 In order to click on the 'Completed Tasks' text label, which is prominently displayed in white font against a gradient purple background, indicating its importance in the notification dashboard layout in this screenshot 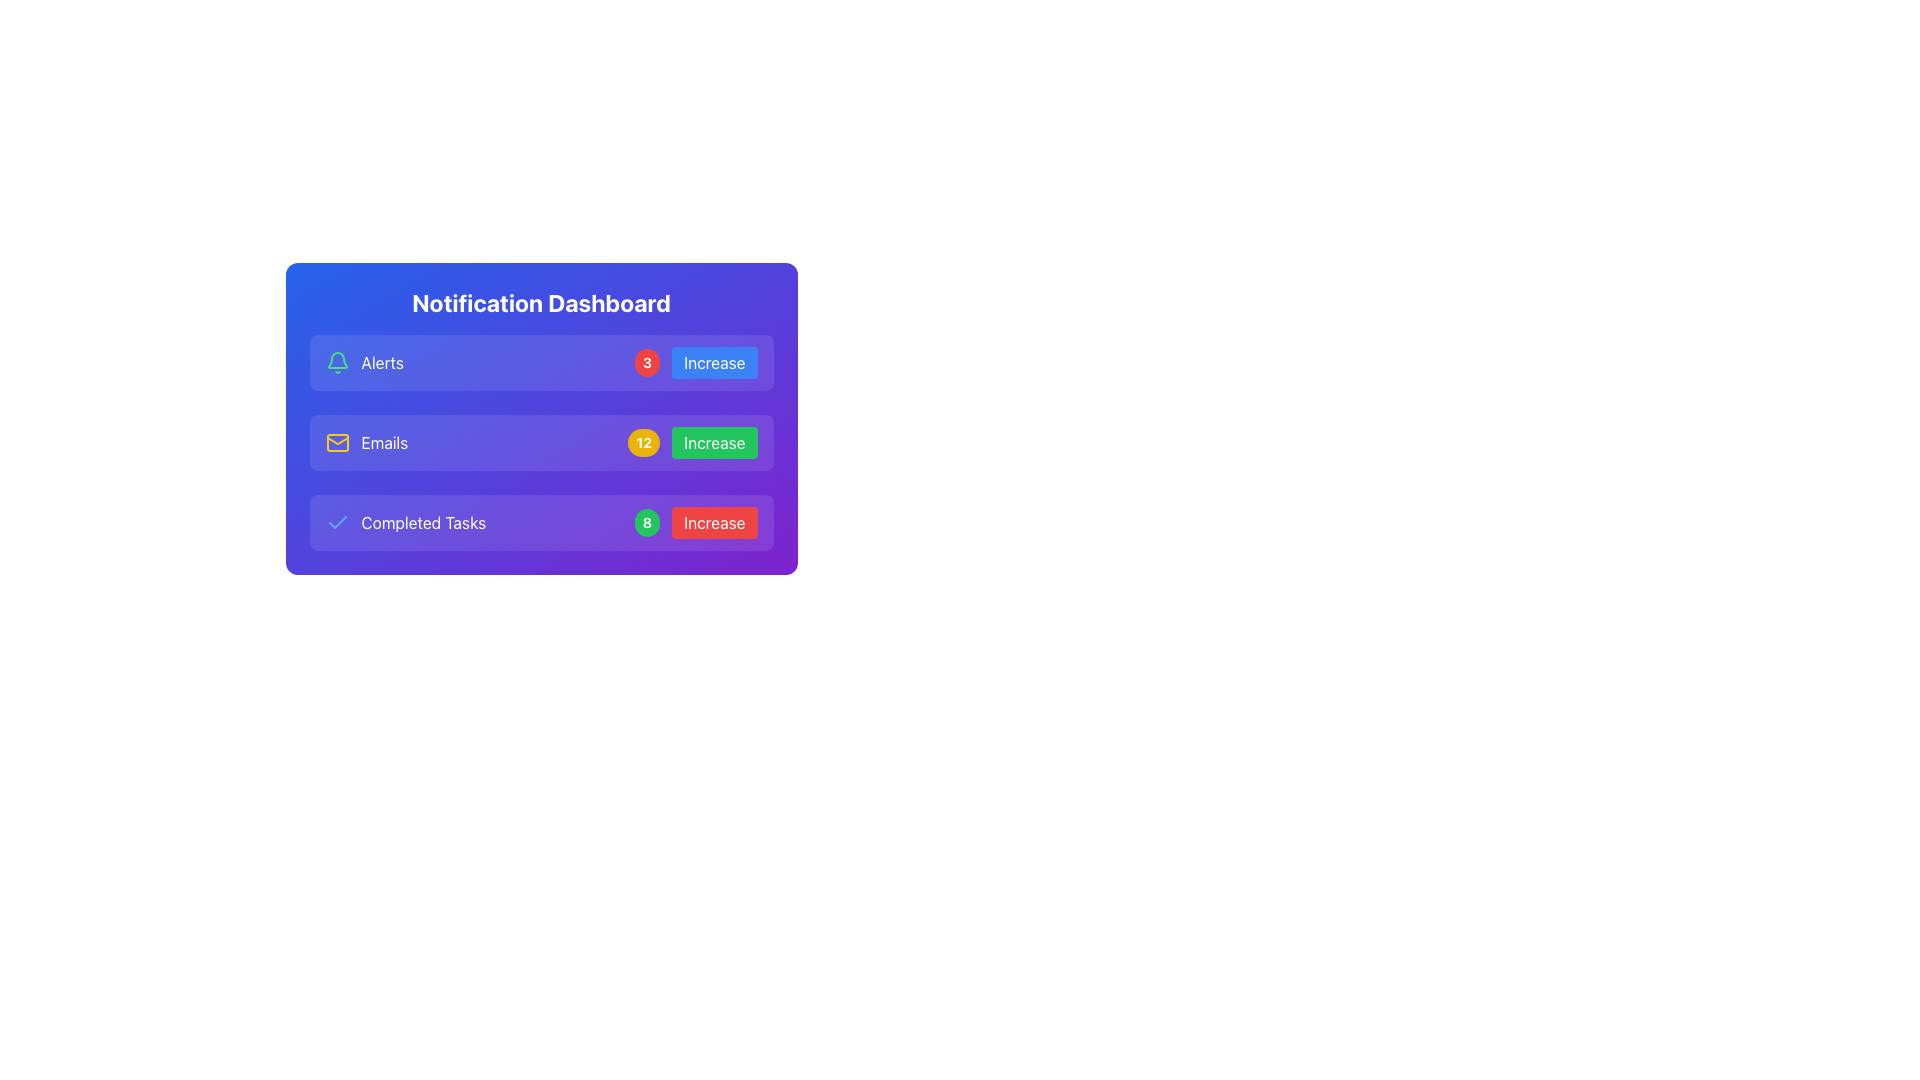, I will do `click(422, 522)`.